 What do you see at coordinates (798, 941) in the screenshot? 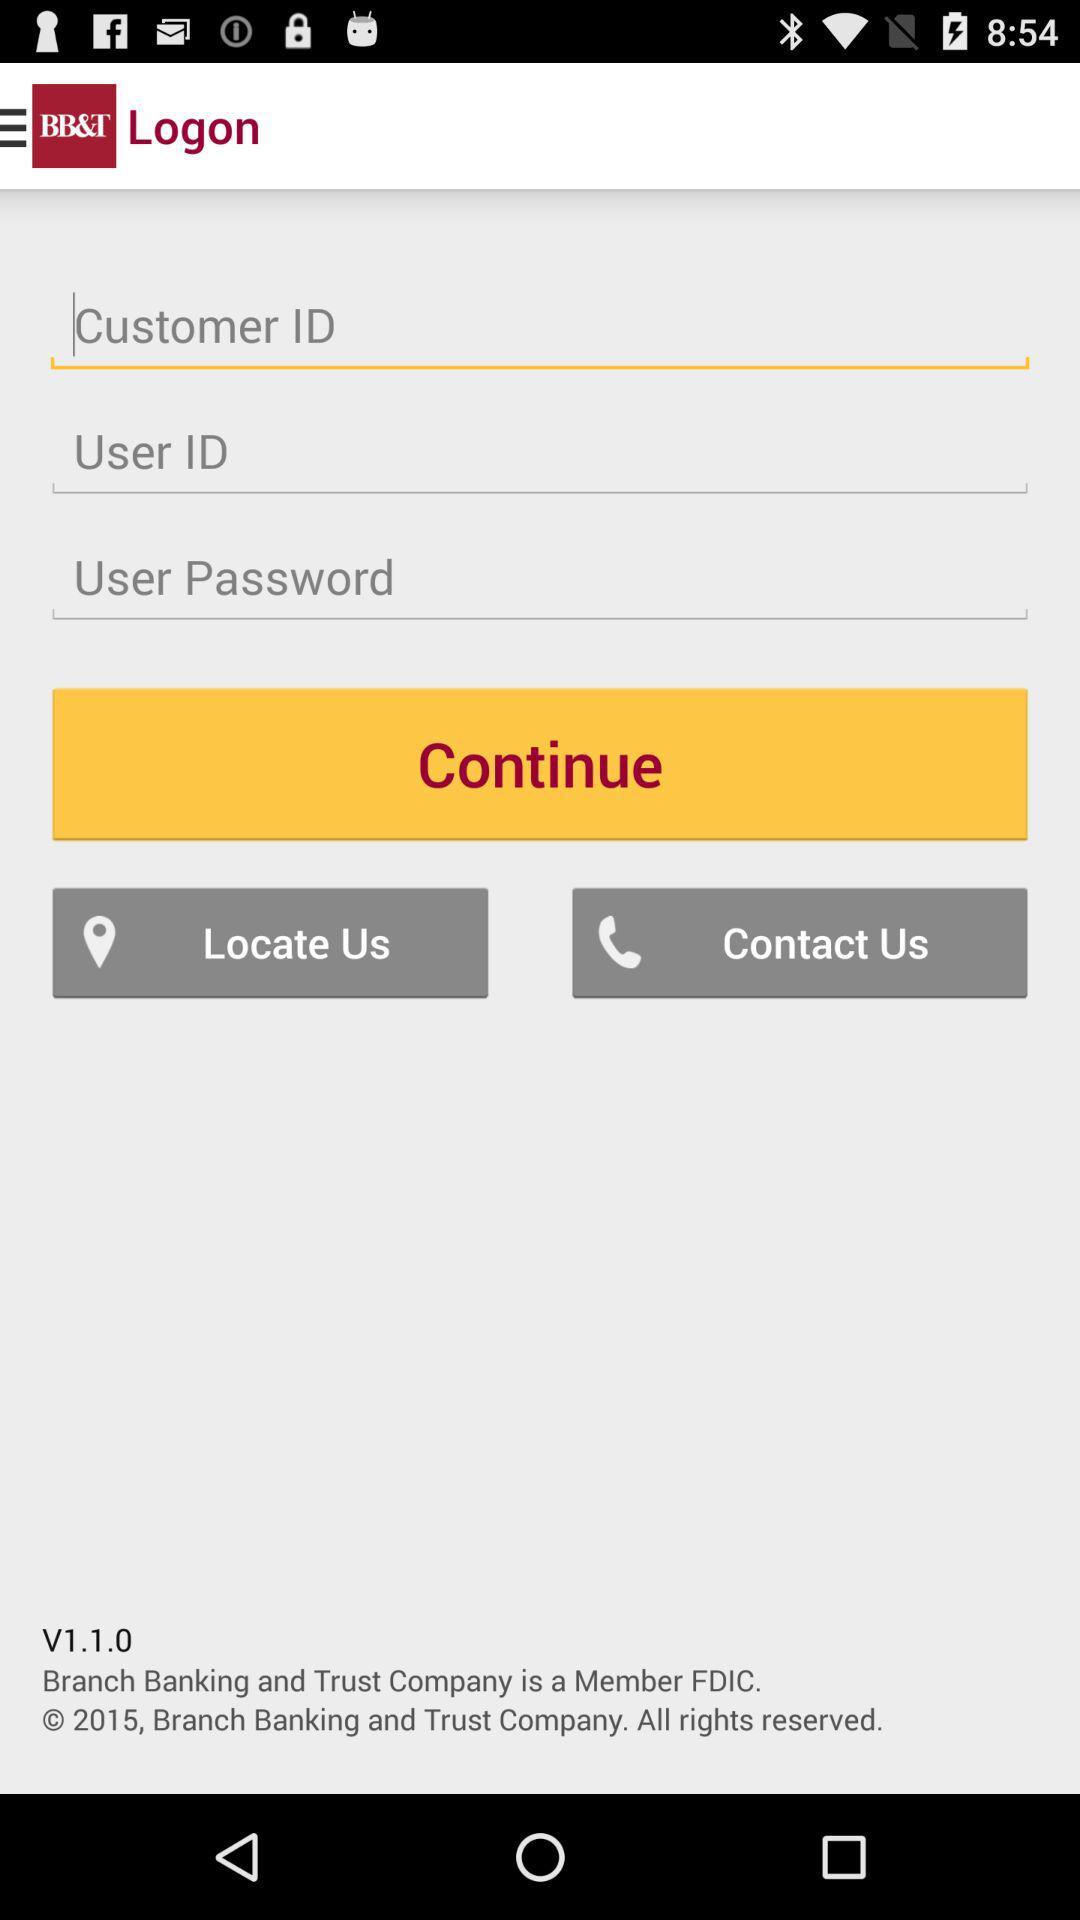
I see `contact us` at bounding box center [798, 941].